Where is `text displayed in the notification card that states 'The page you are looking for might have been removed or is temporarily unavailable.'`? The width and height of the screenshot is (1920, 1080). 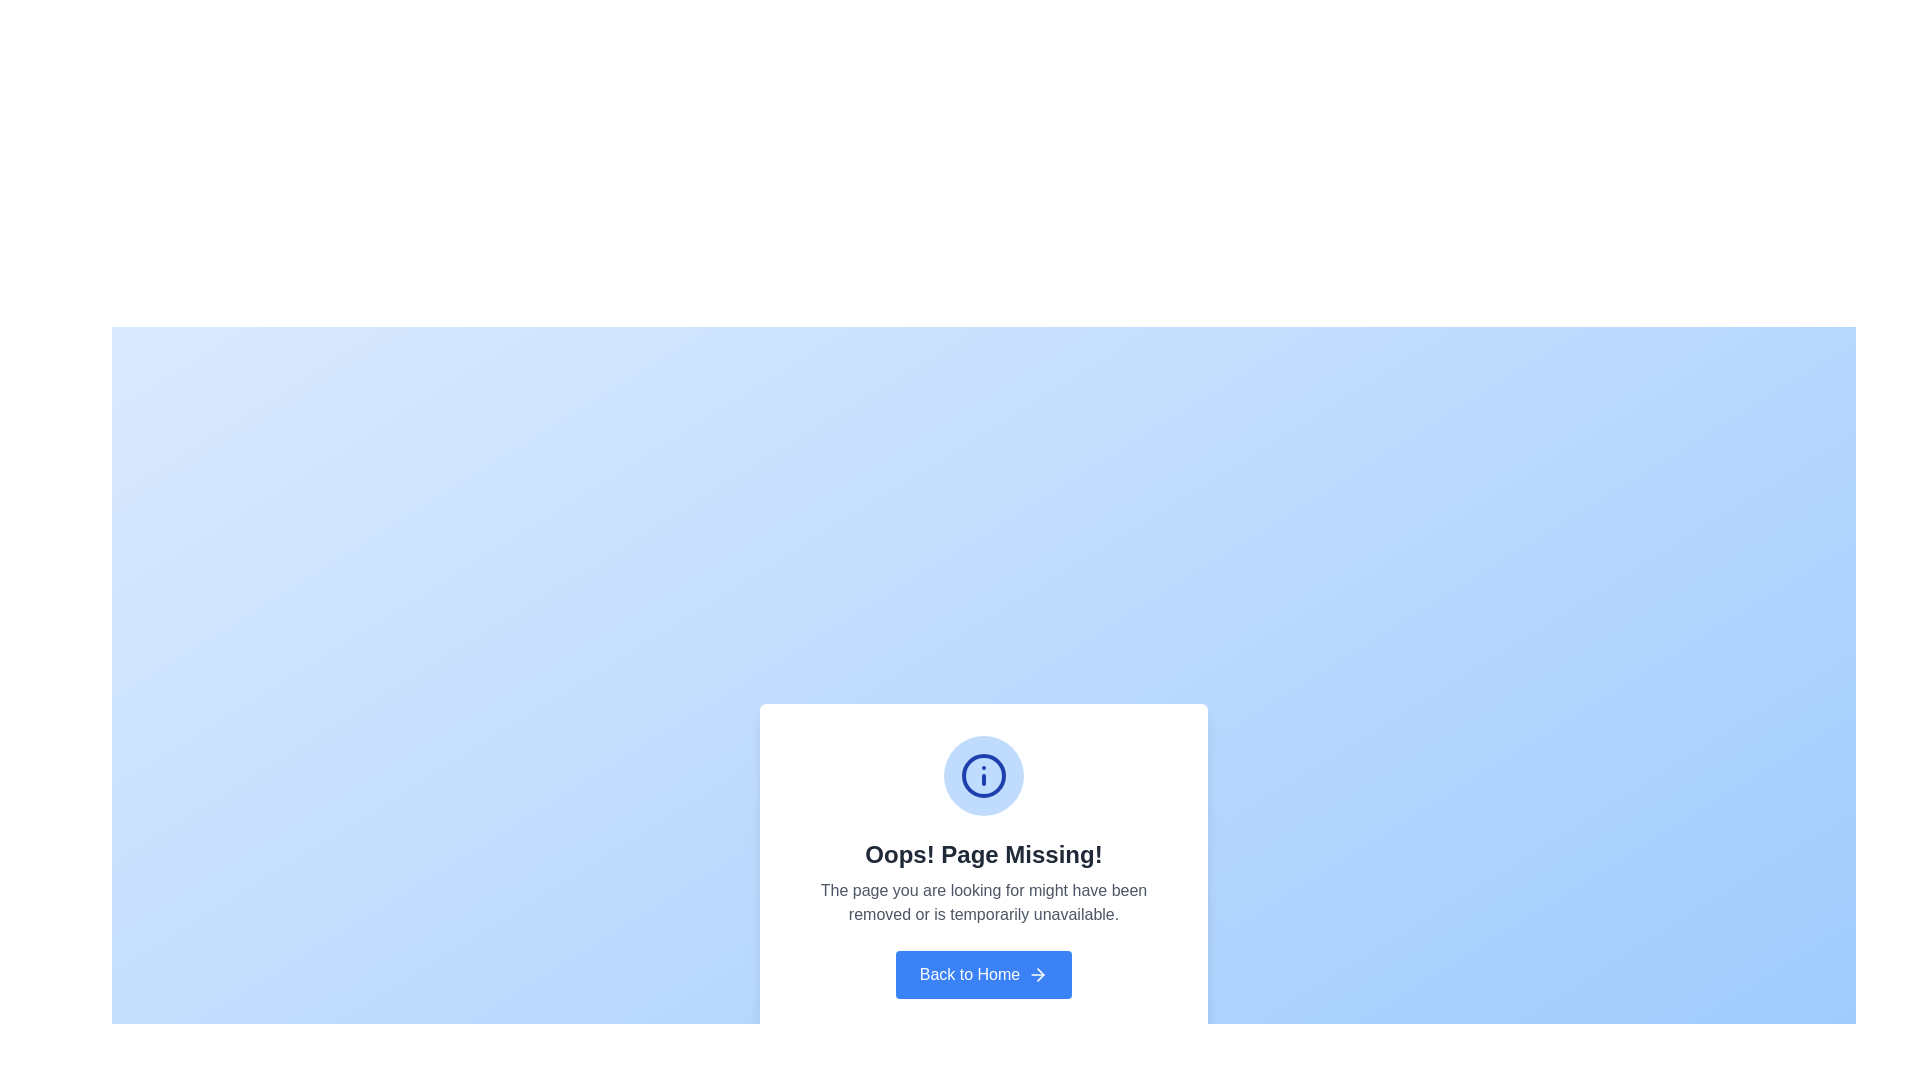
text displayed in the notification card that states 'The page you are looking for might have been removed or is temporarily unavailable.' is located at coordinates (983, 902).